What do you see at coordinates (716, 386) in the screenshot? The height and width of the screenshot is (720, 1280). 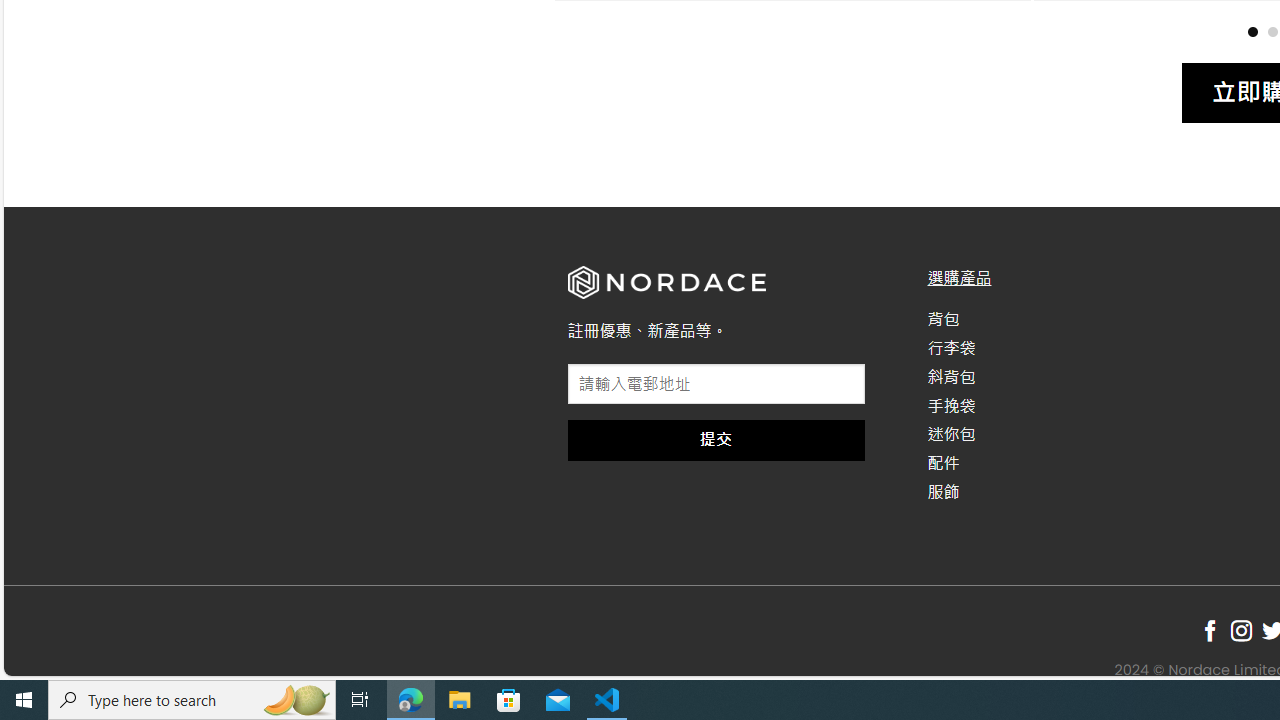 I see `'AutomationID: field_4_1'` at bounding box center [716, 386].